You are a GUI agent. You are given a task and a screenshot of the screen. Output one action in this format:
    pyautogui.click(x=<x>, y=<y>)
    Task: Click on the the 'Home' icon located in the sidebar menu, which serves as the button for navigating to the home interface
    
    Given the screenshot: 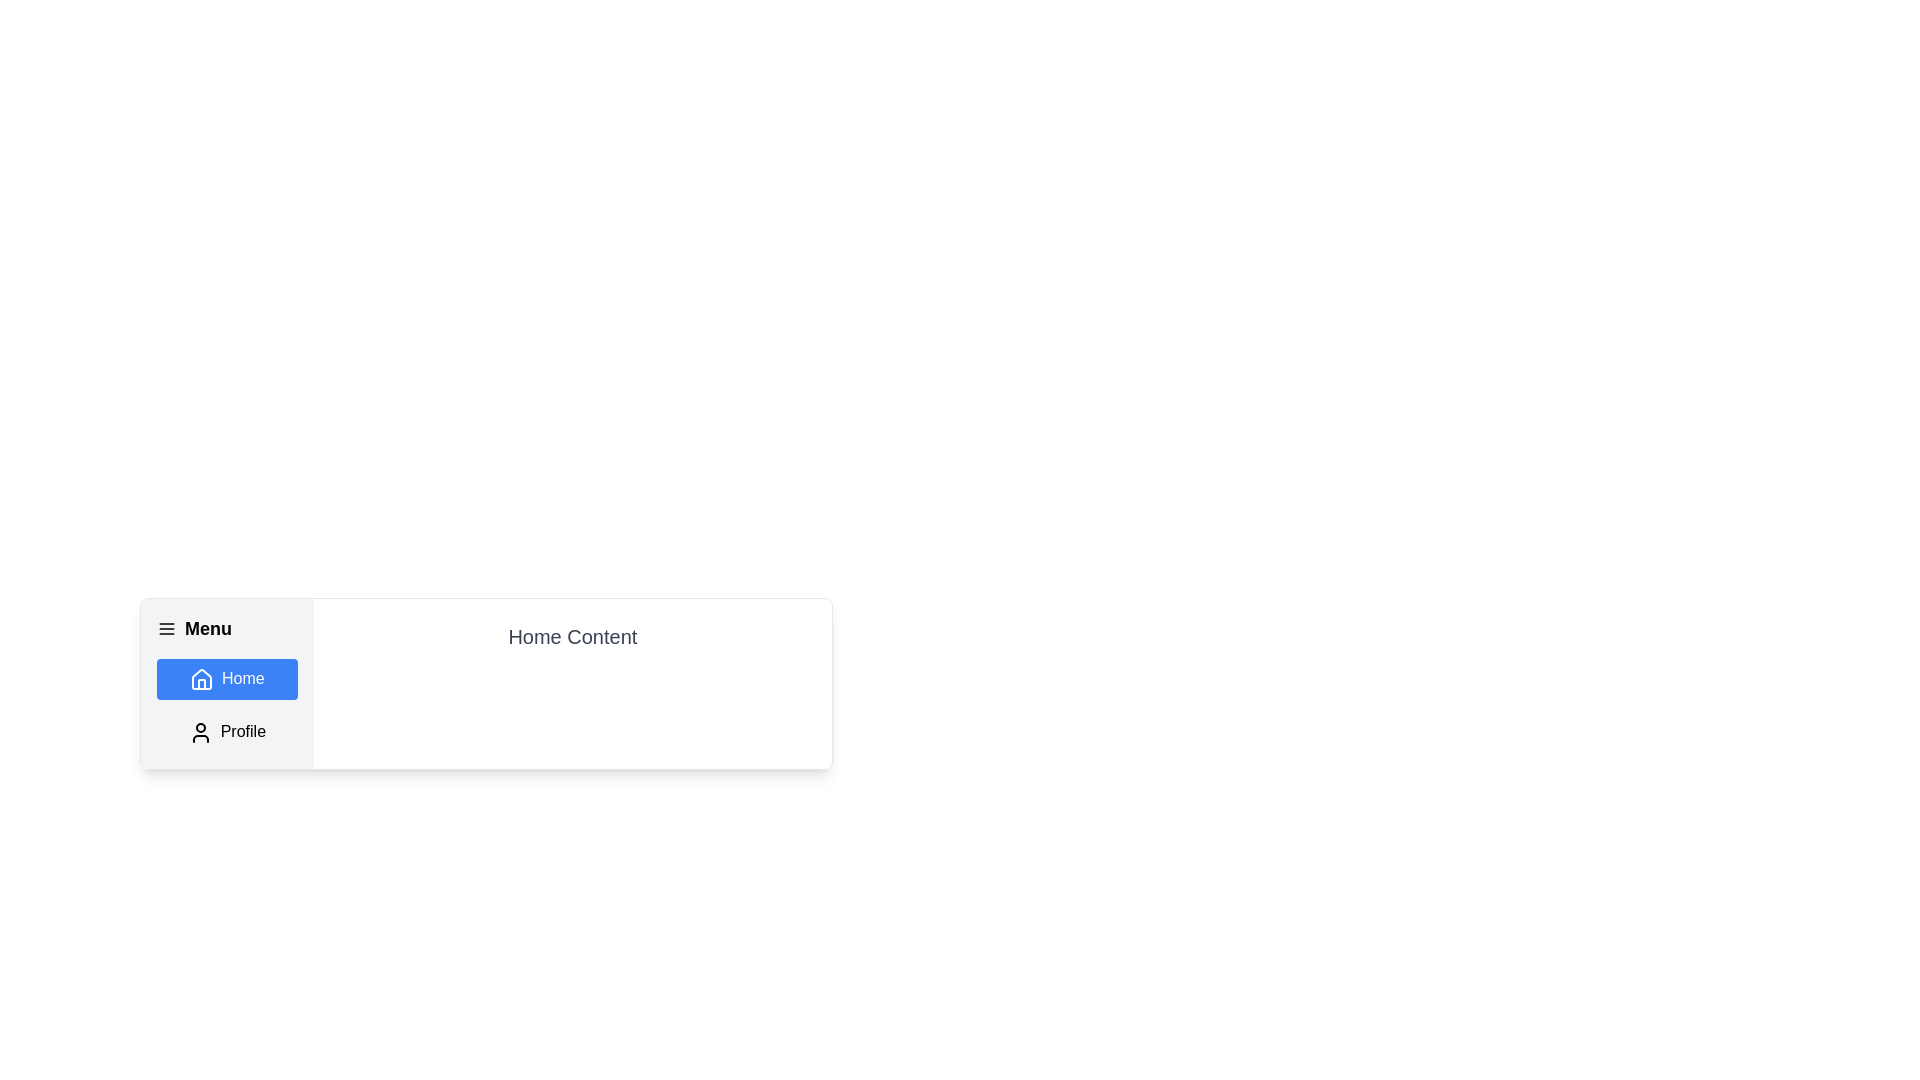 What is the action you would take?
    pyautogui.click(x=201, y=678)
    